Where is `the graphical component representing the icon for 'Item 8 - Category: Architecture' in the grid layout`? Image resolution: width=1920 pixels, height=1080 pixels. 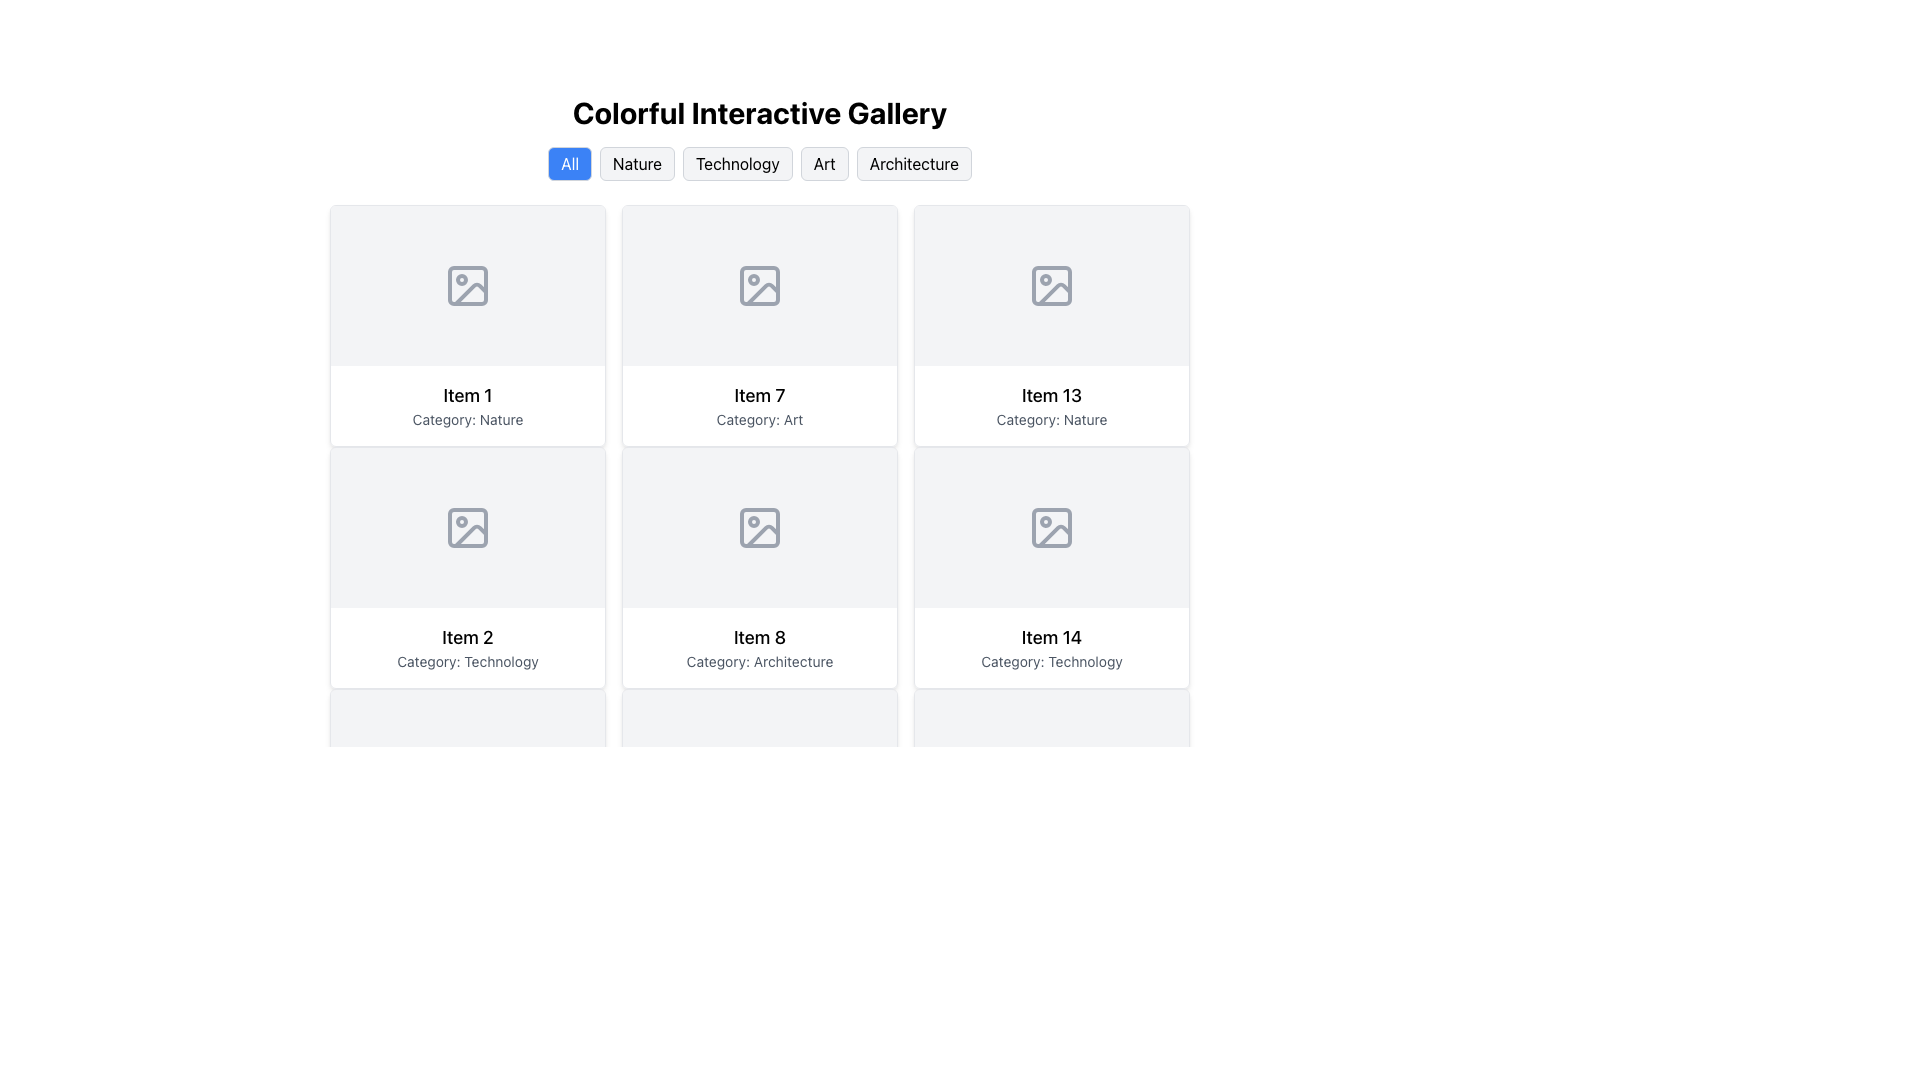 the graphical component representing the icon for 'Item 8 - Category: Architecture' in the grid layout is located at coordinates (758, 527).